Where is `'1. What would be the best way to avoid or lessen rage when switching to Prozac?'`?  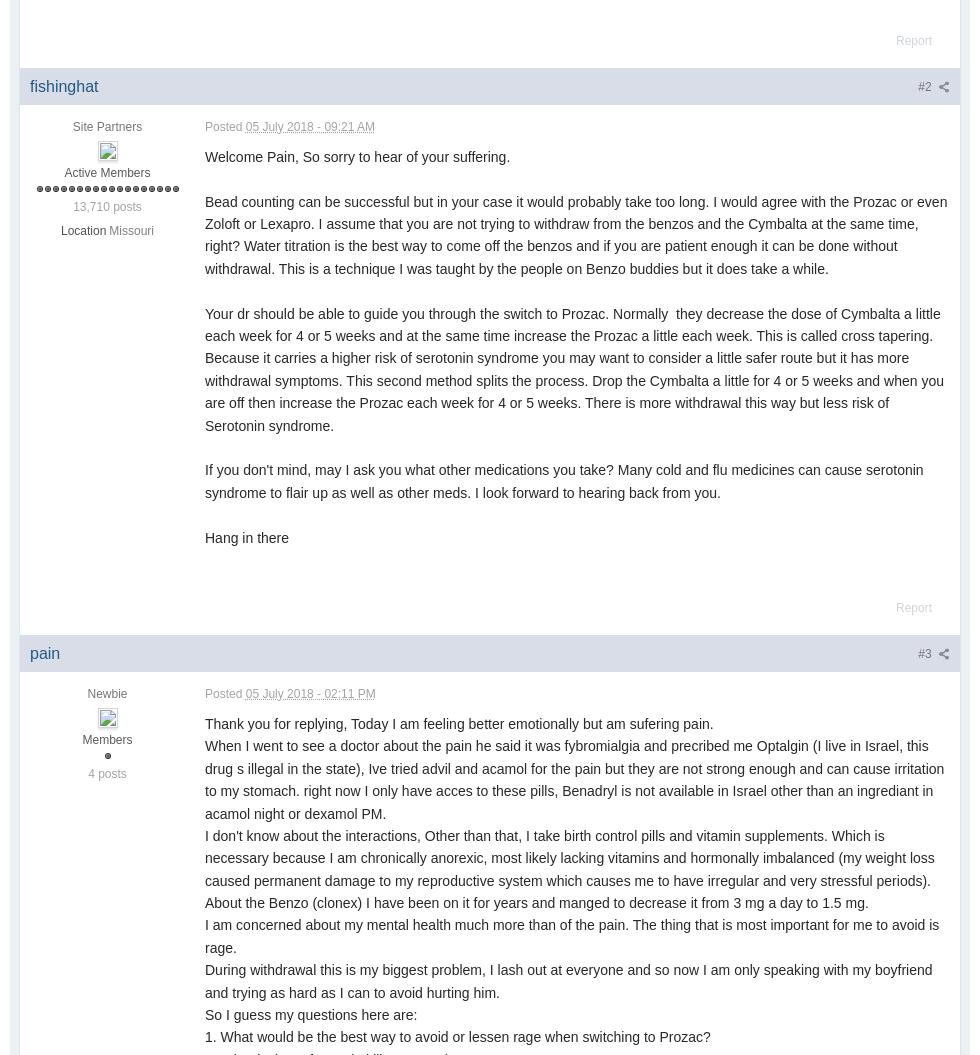 '1. What would be the best way to avoid or lessen rage when switching to Prozac?' is located at coordinates (457, 1035).